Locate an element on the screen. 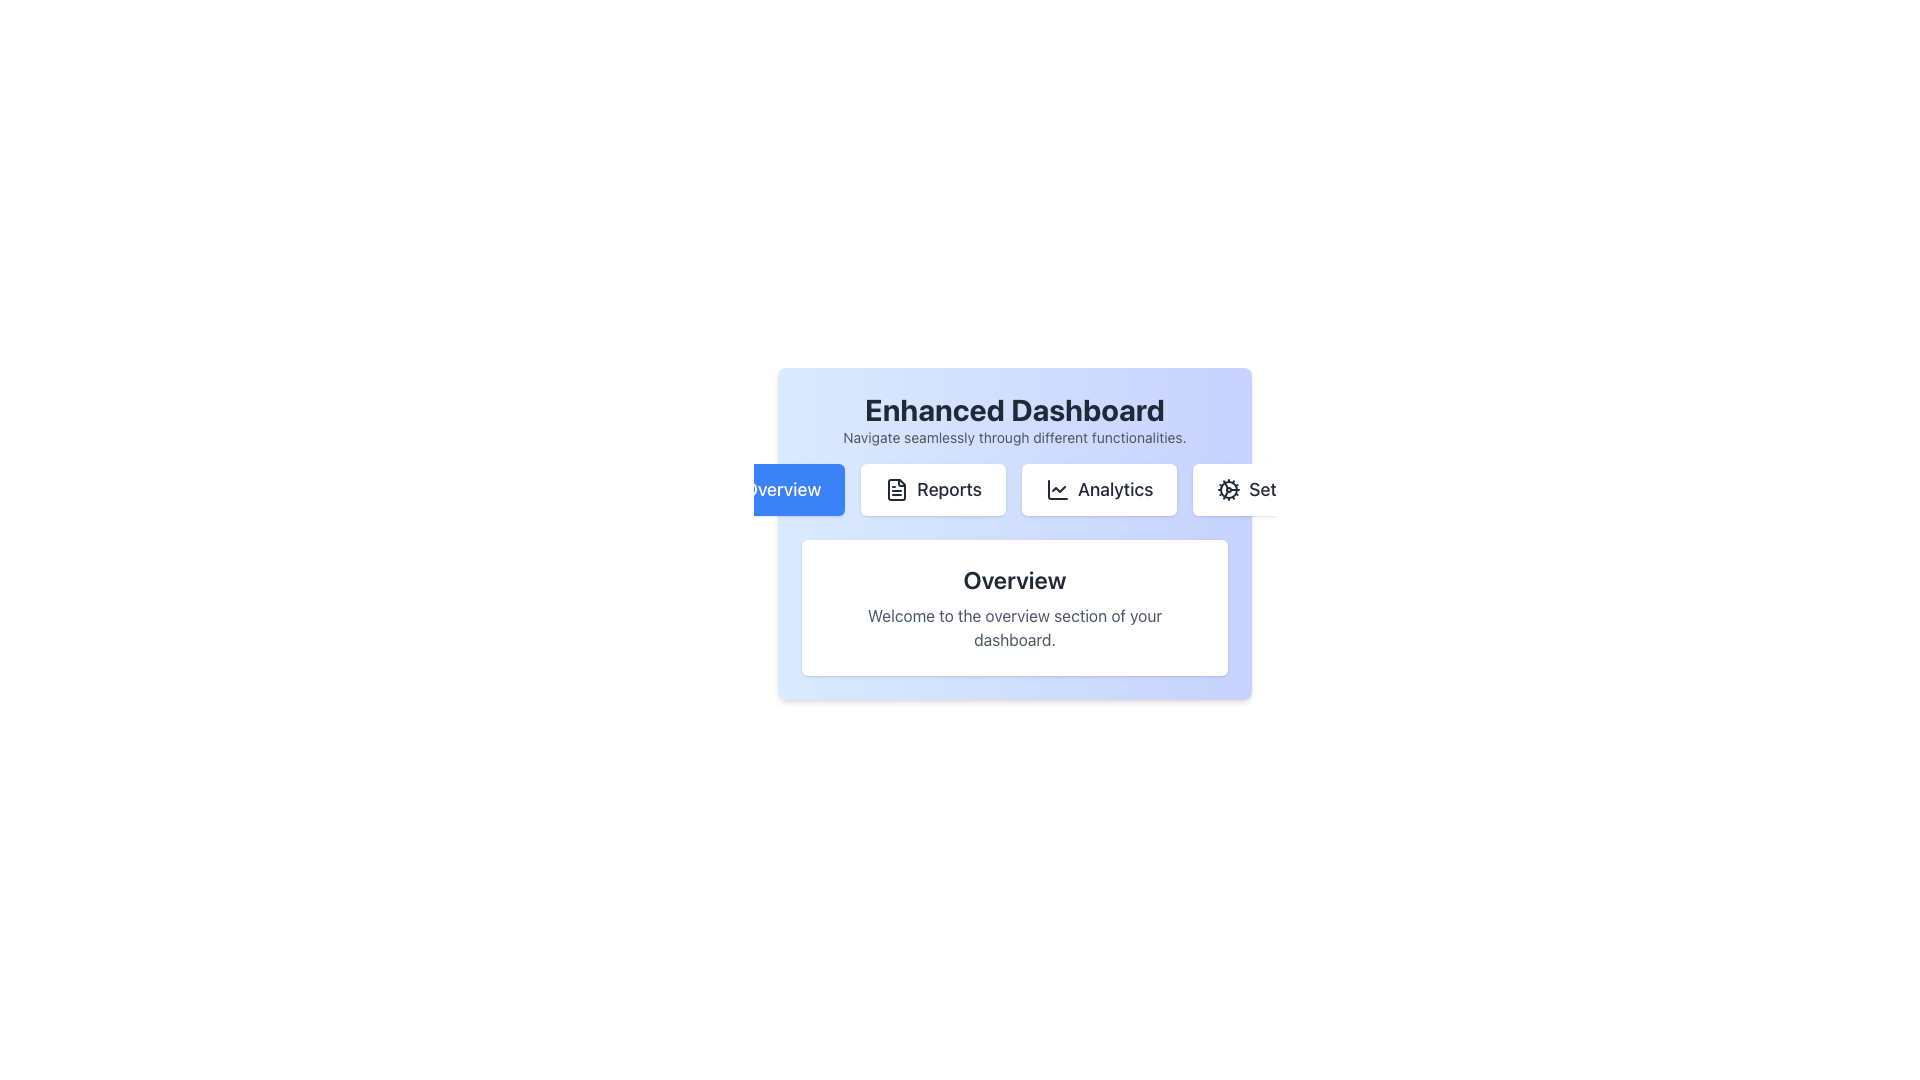  informational text block located at the center of the lower section of the dashboard card, which provides a brief introduction to the 'Overview' section is located at coordinates (1014, 607).